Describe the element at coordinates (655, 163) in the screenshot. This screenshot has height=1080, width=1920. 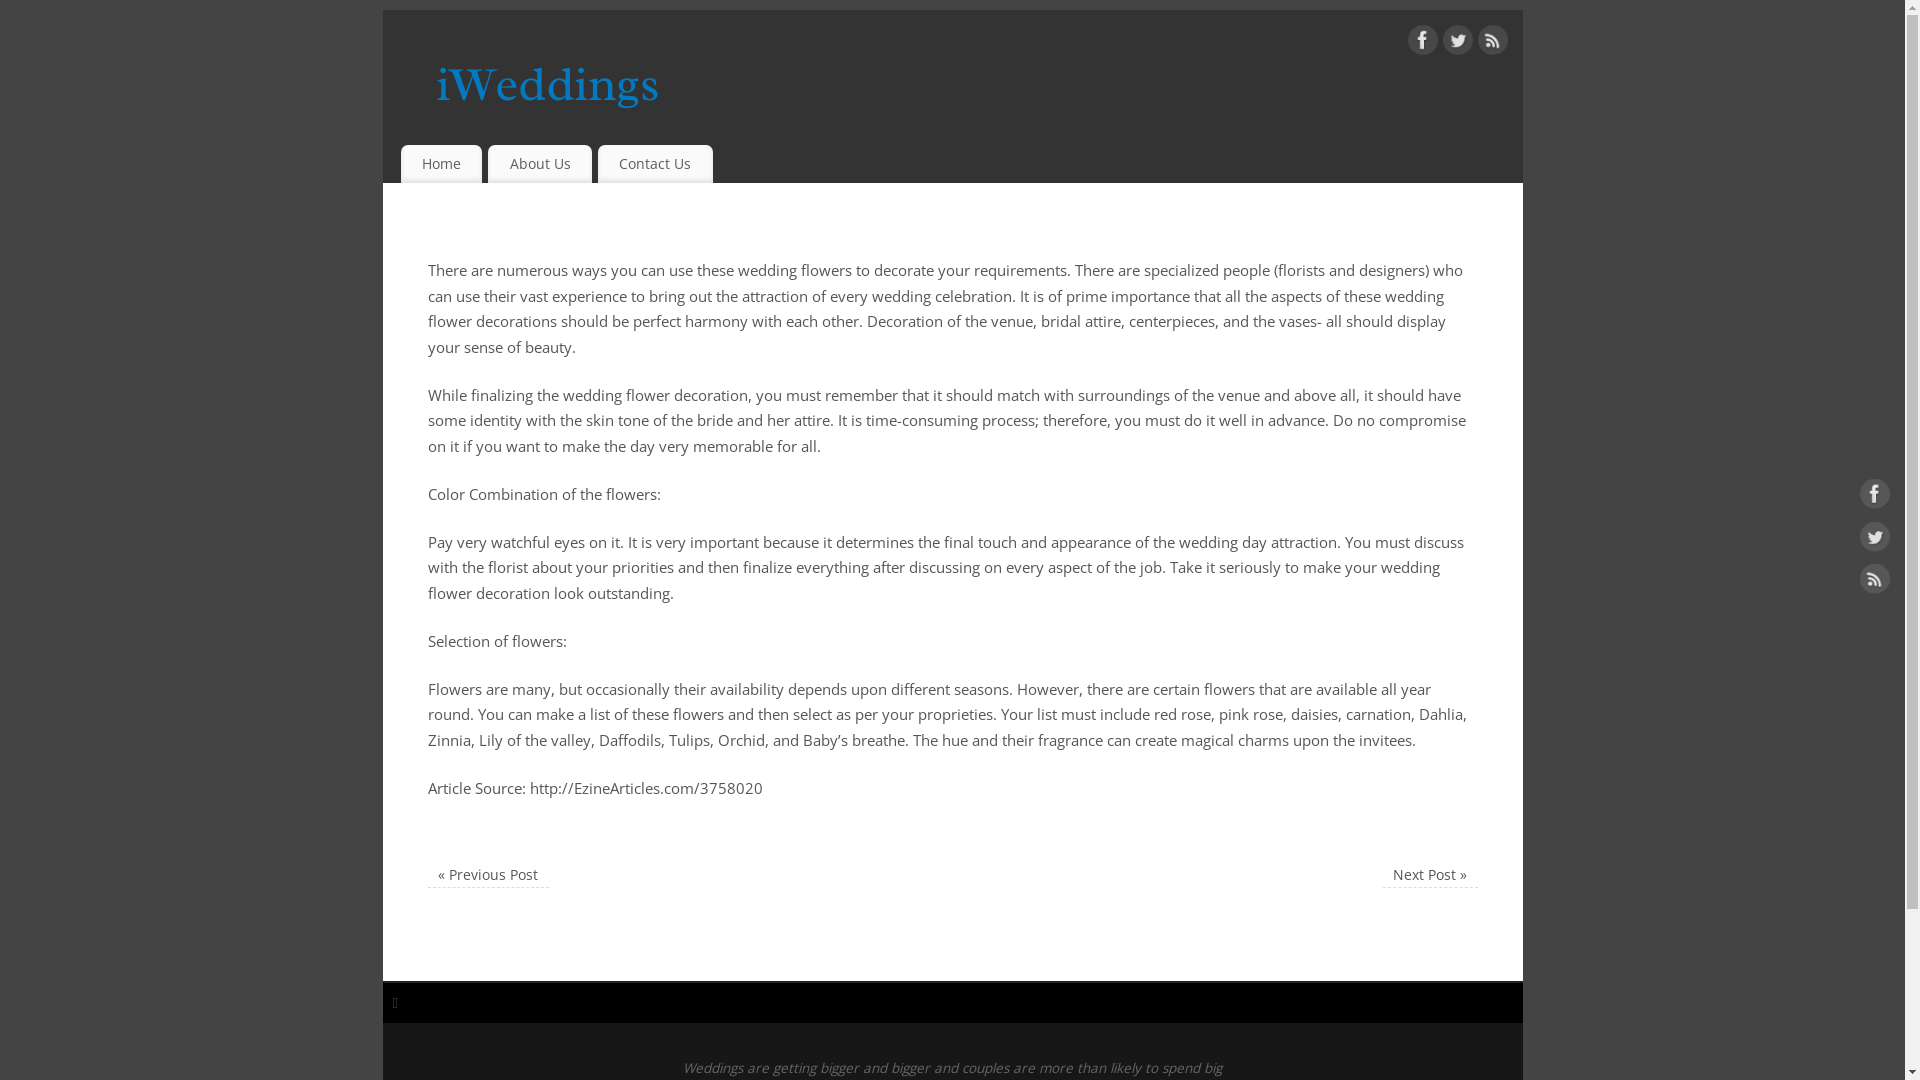
I see `'Contact Us'` at that location.